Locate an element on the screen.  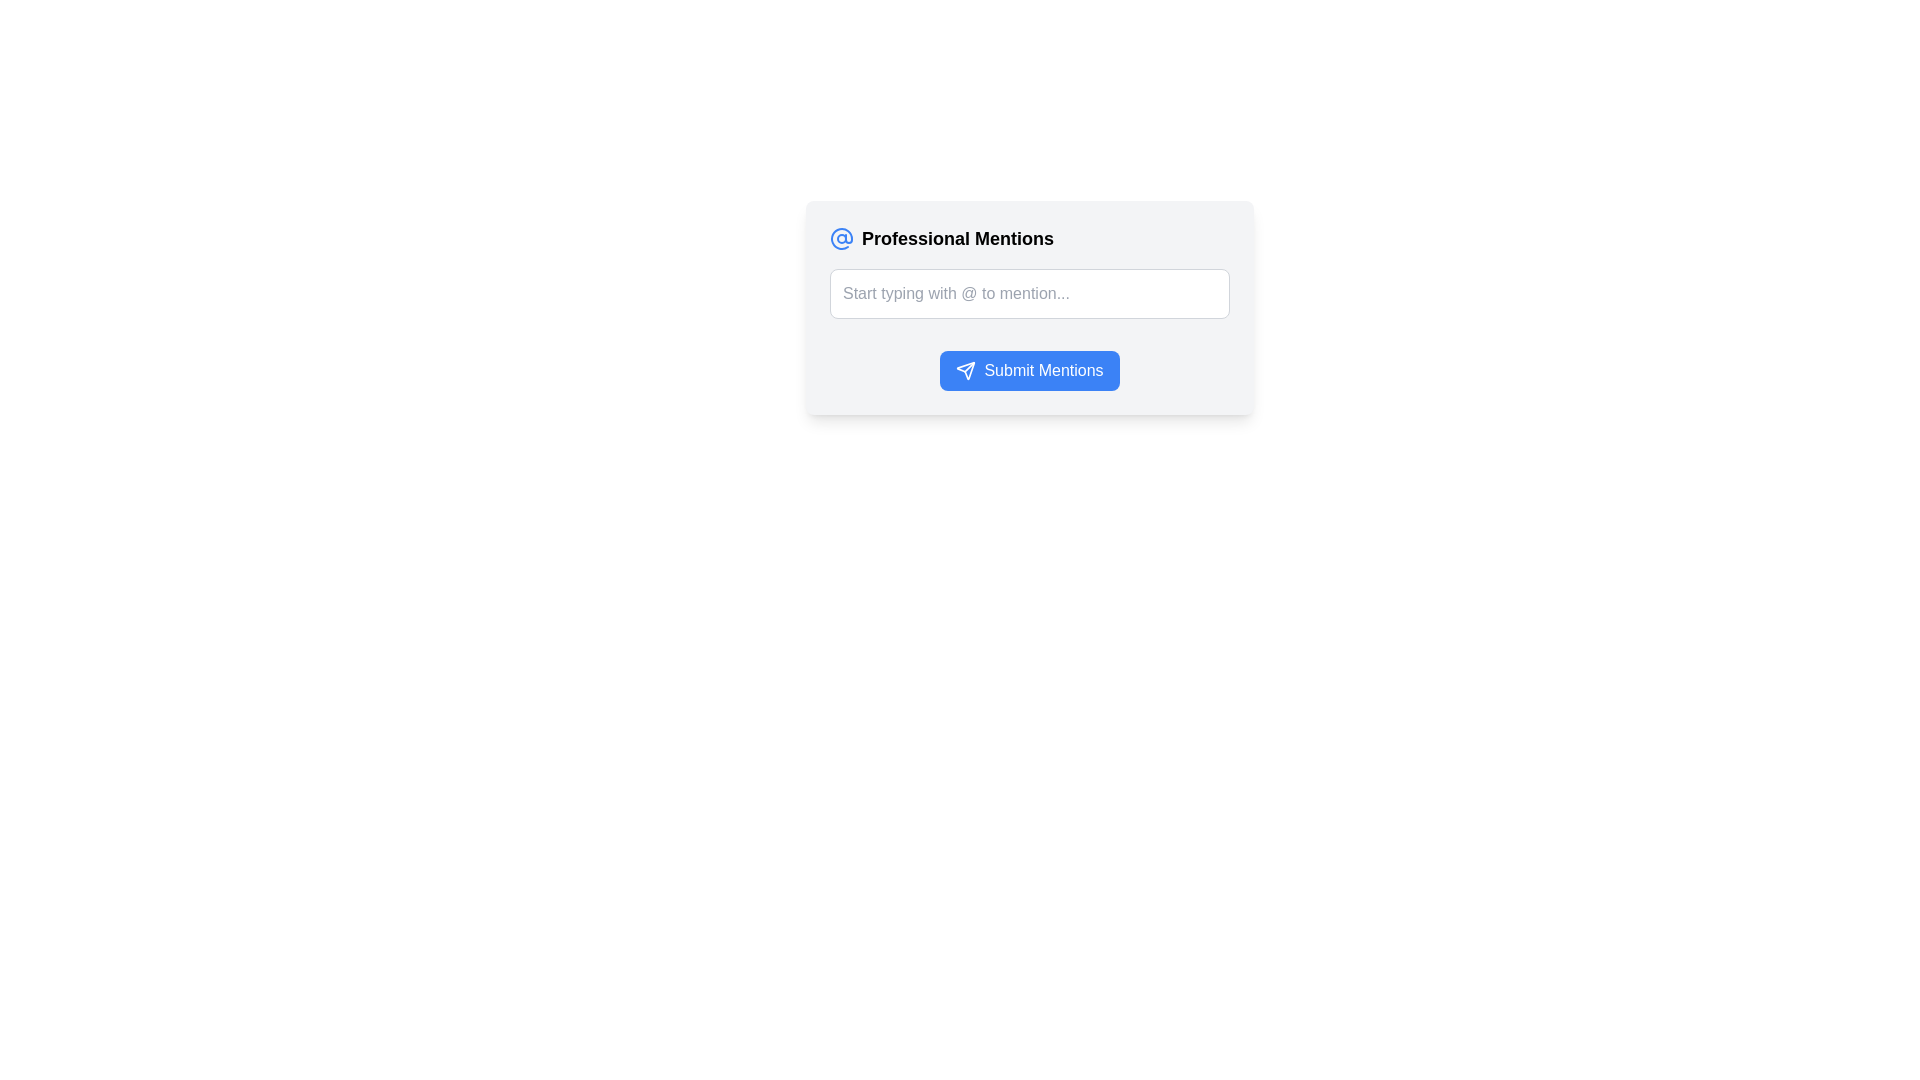
the text input box for mentions located centrally below the 'Professional Mentions' heading and above the 'Submit Mentions' button to focus on it is located at coordinates (1030, 308).